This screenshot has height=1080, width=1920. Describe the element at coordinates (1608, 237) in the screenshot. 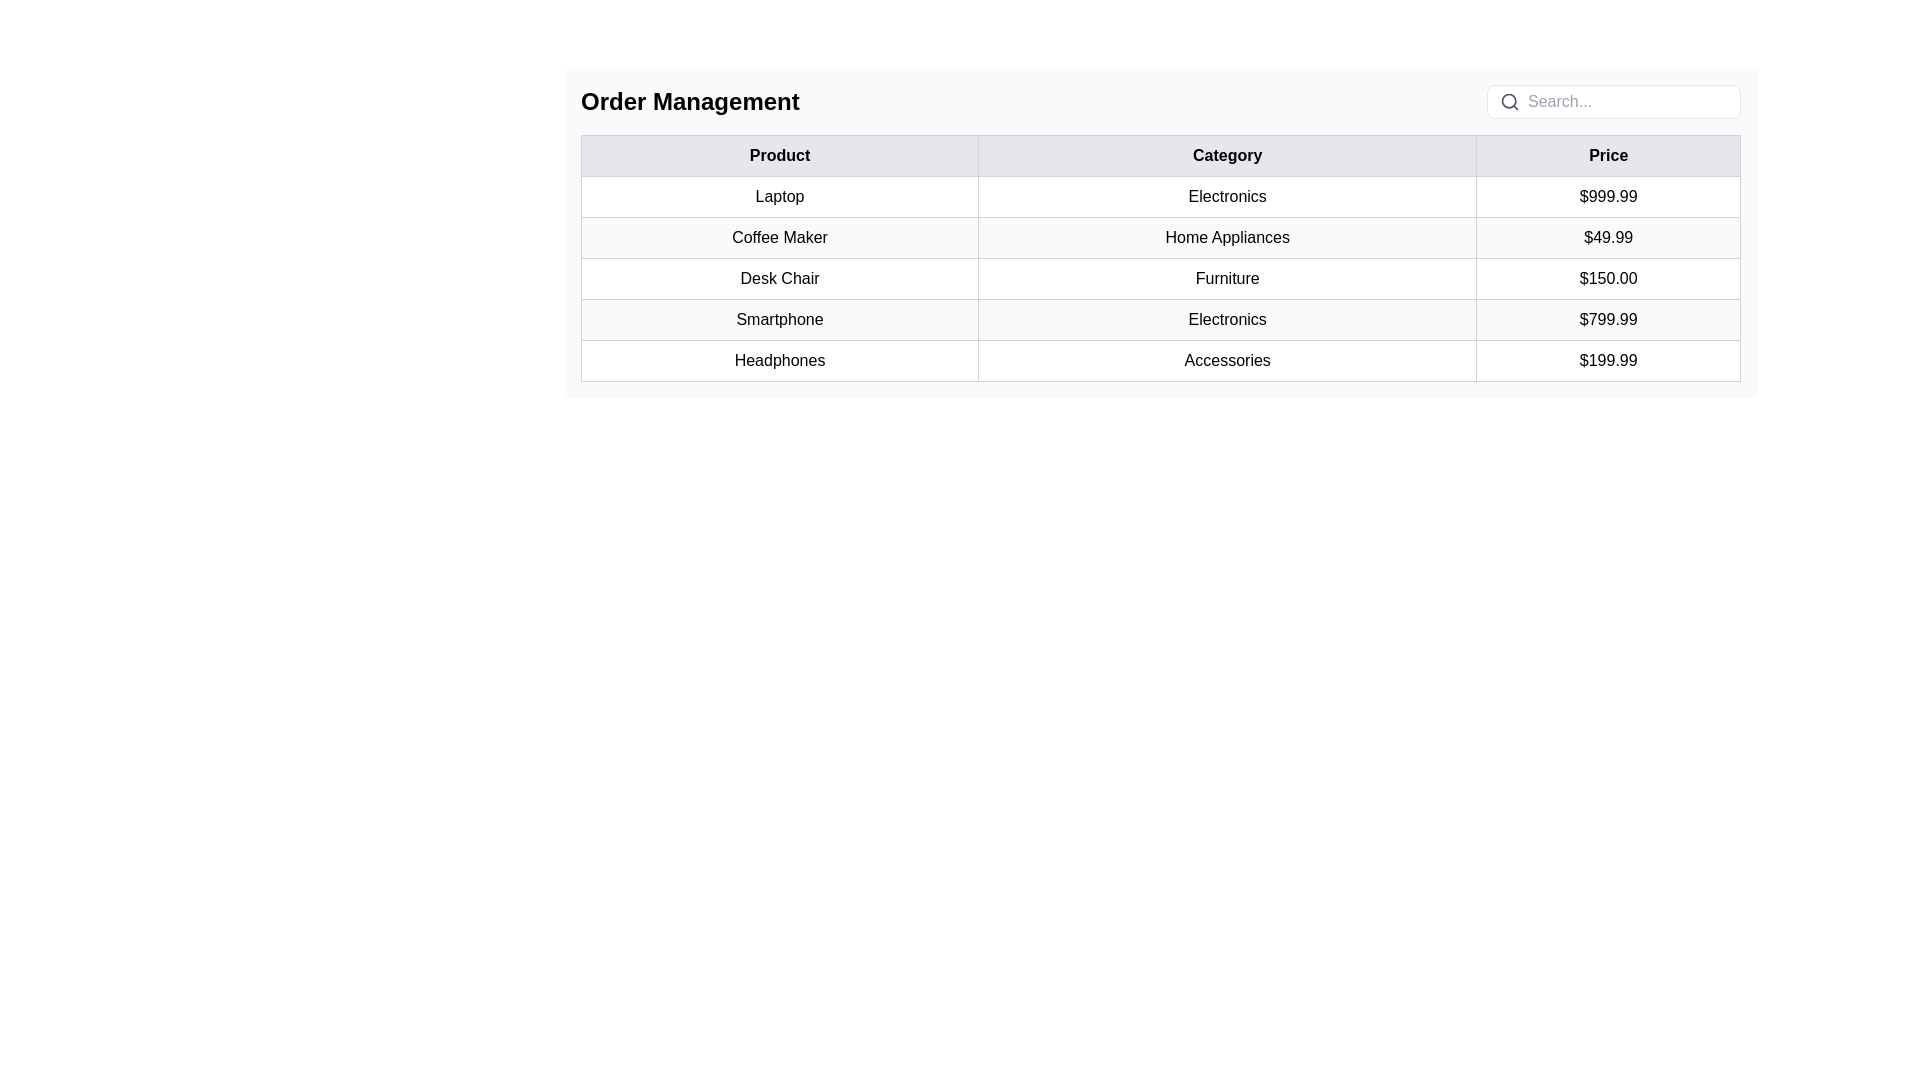

I see `the static text displaying the price of the 'Coffee Maker' in the 'Price' column of the table` at that location.